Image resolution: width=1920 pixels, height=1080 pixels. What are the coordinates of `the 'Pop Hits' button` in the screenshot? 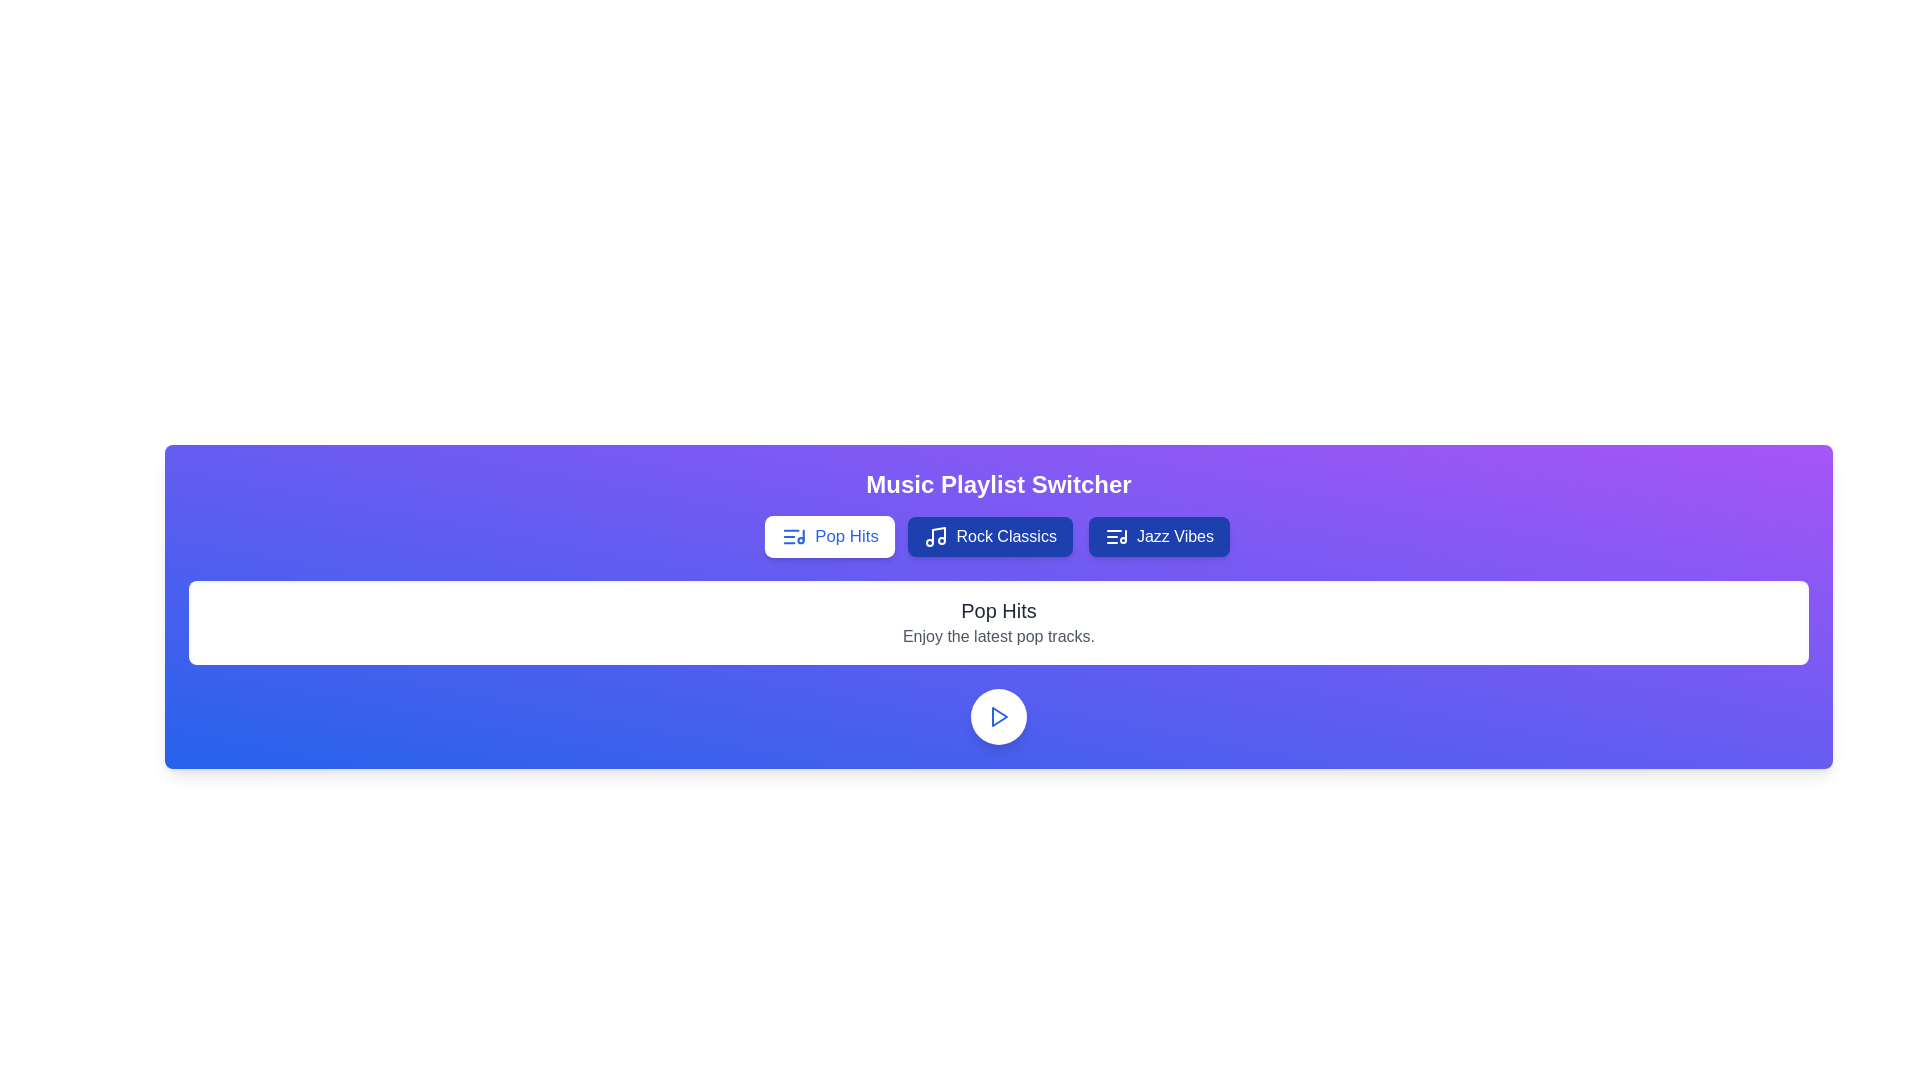 It's located at (830, 535).